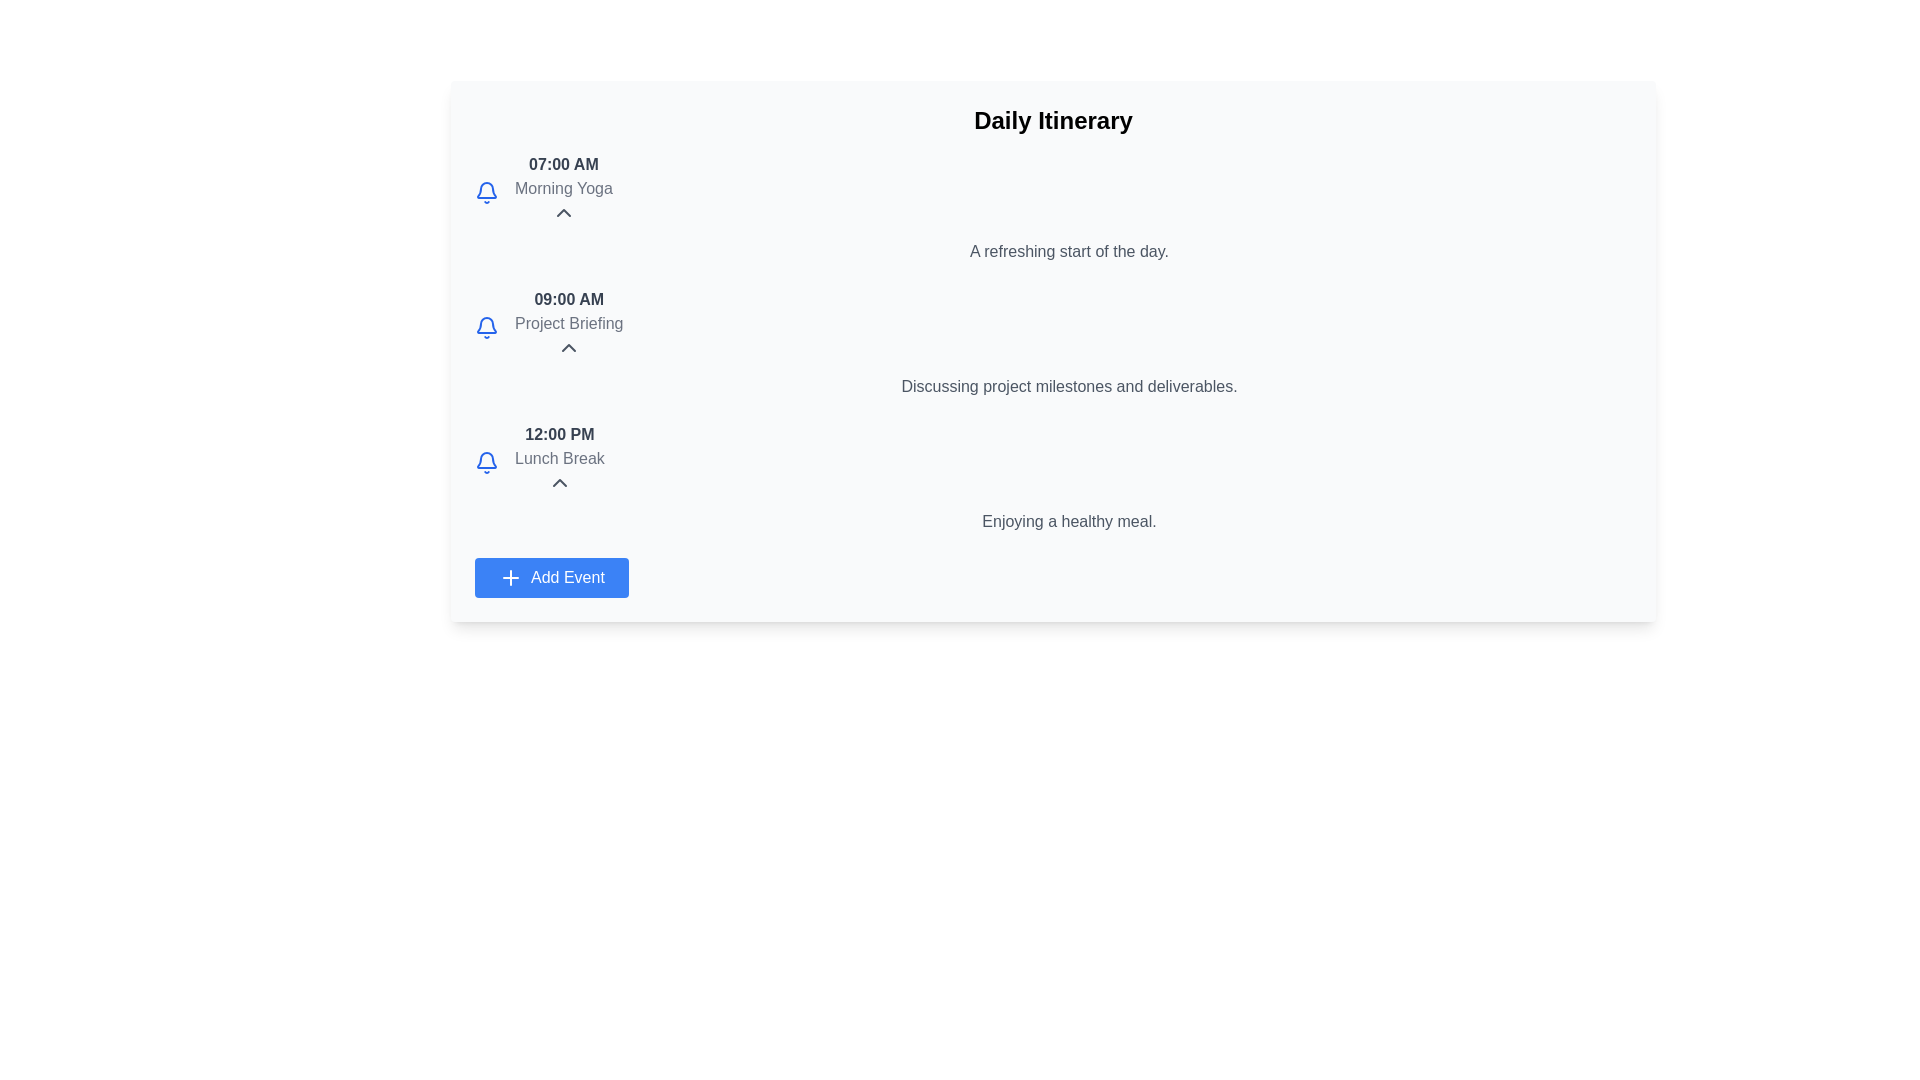 The image size is (1920, 1080). I want to click on the icon located at the beginning of the 'Add Event' button, which is positioned to the left of the text 'Add Event', so click(510, 578).